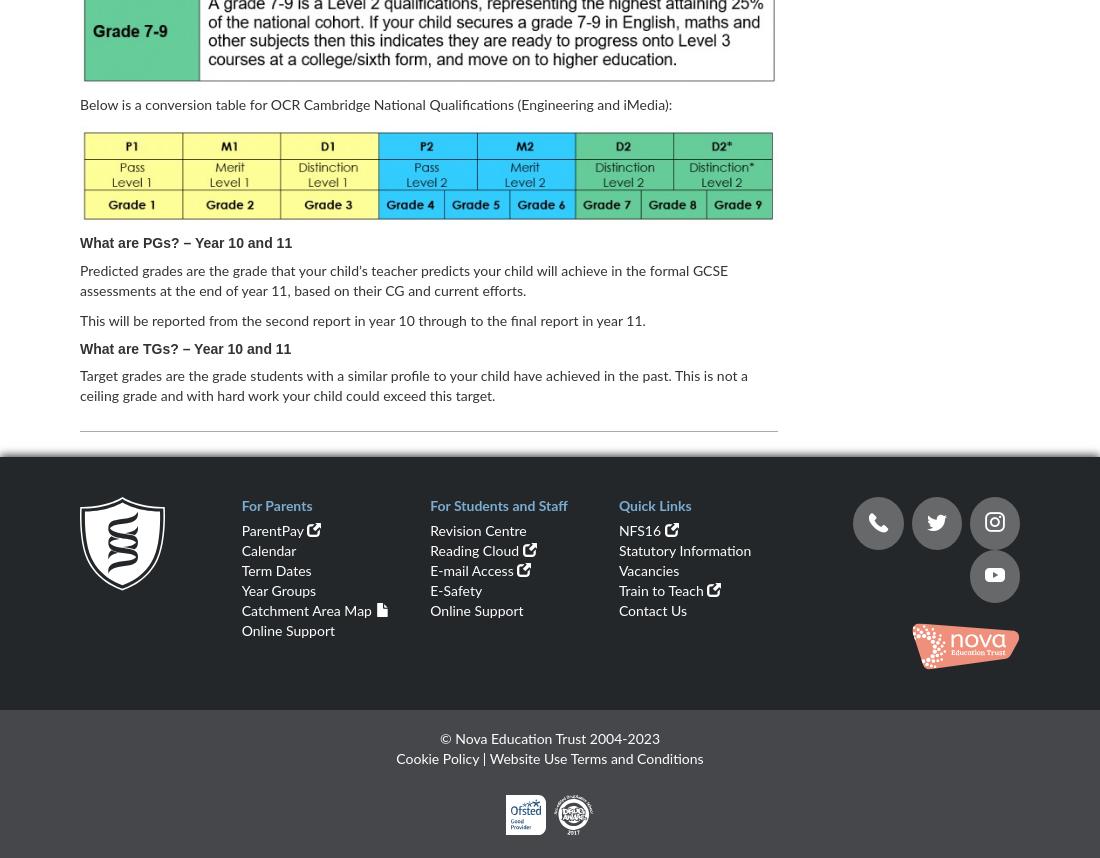  I want to click on 'E-mail Access', so click(472, 571).